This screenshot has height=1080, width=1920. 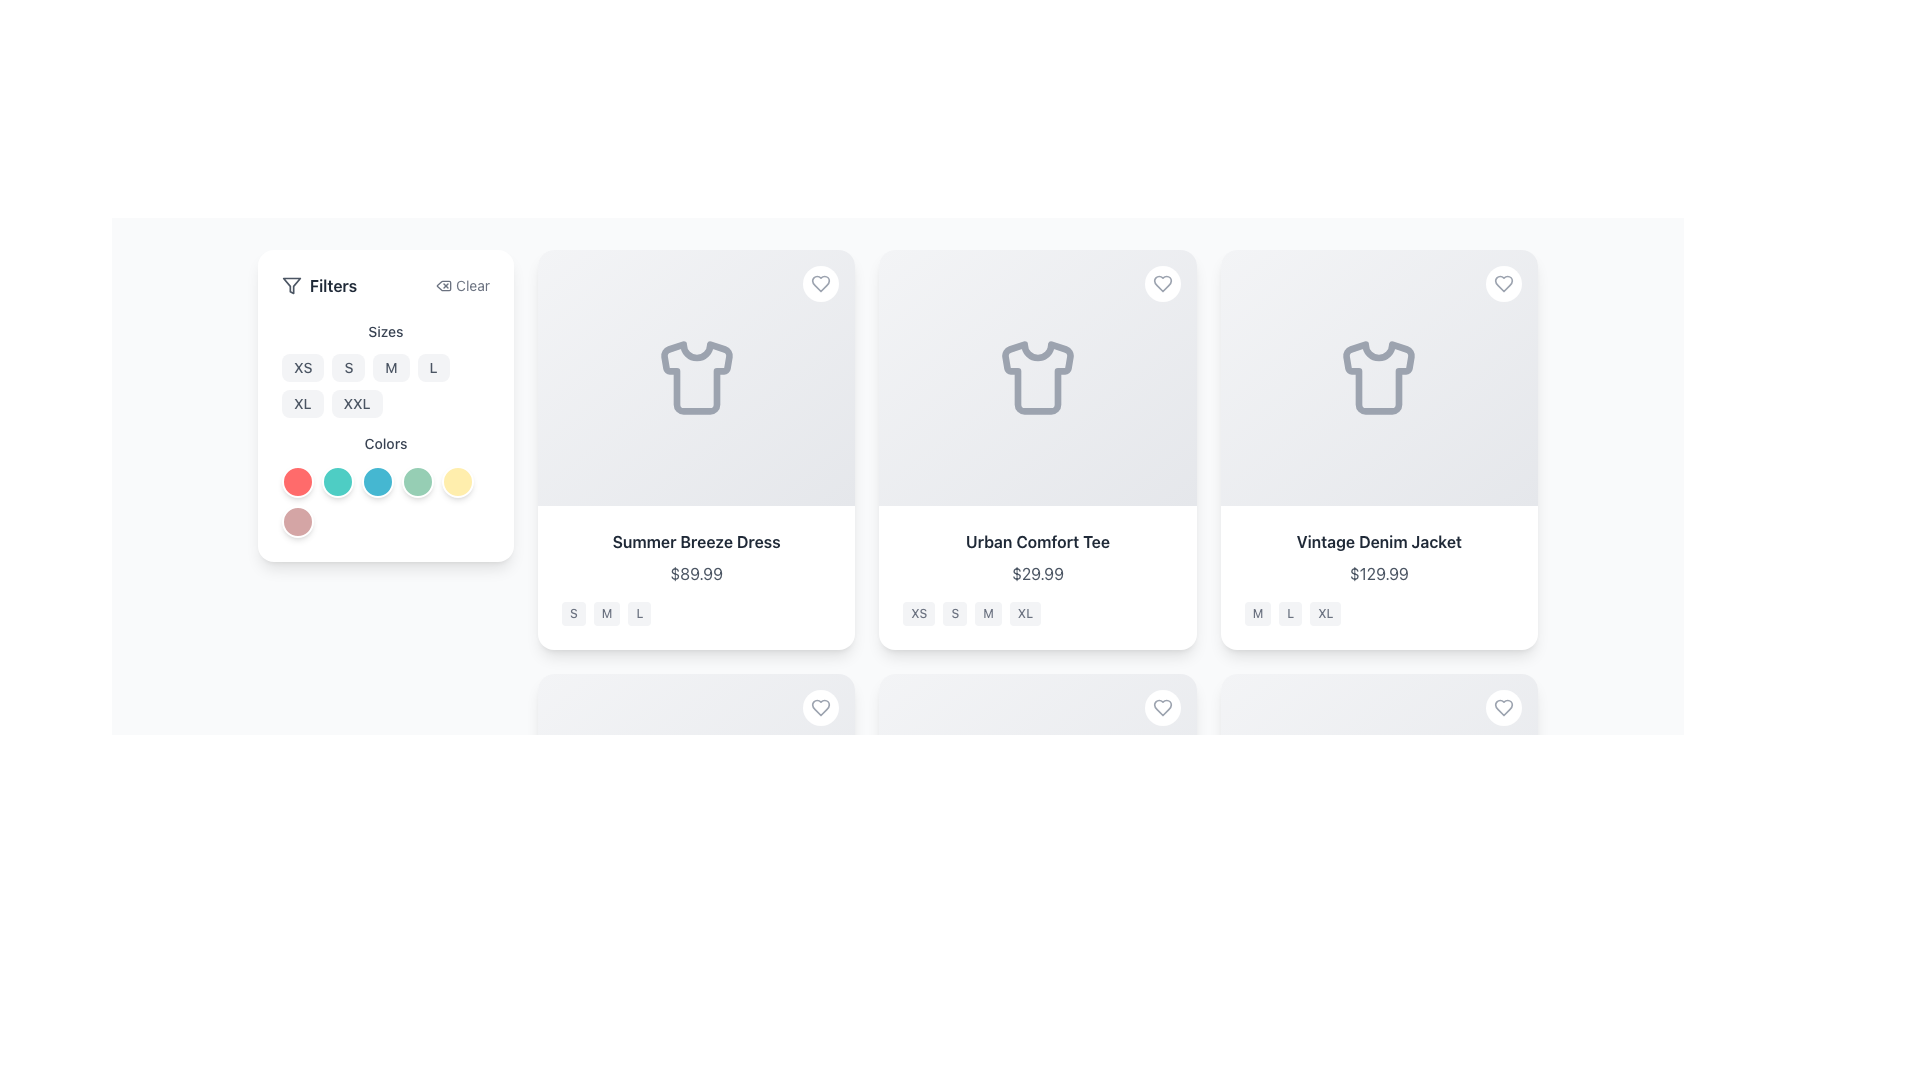 I want to click on the 'Filters' label, which is a bold dark gray text element located to the right of the filter icon in the filter panel, so click(x=333, y=285).